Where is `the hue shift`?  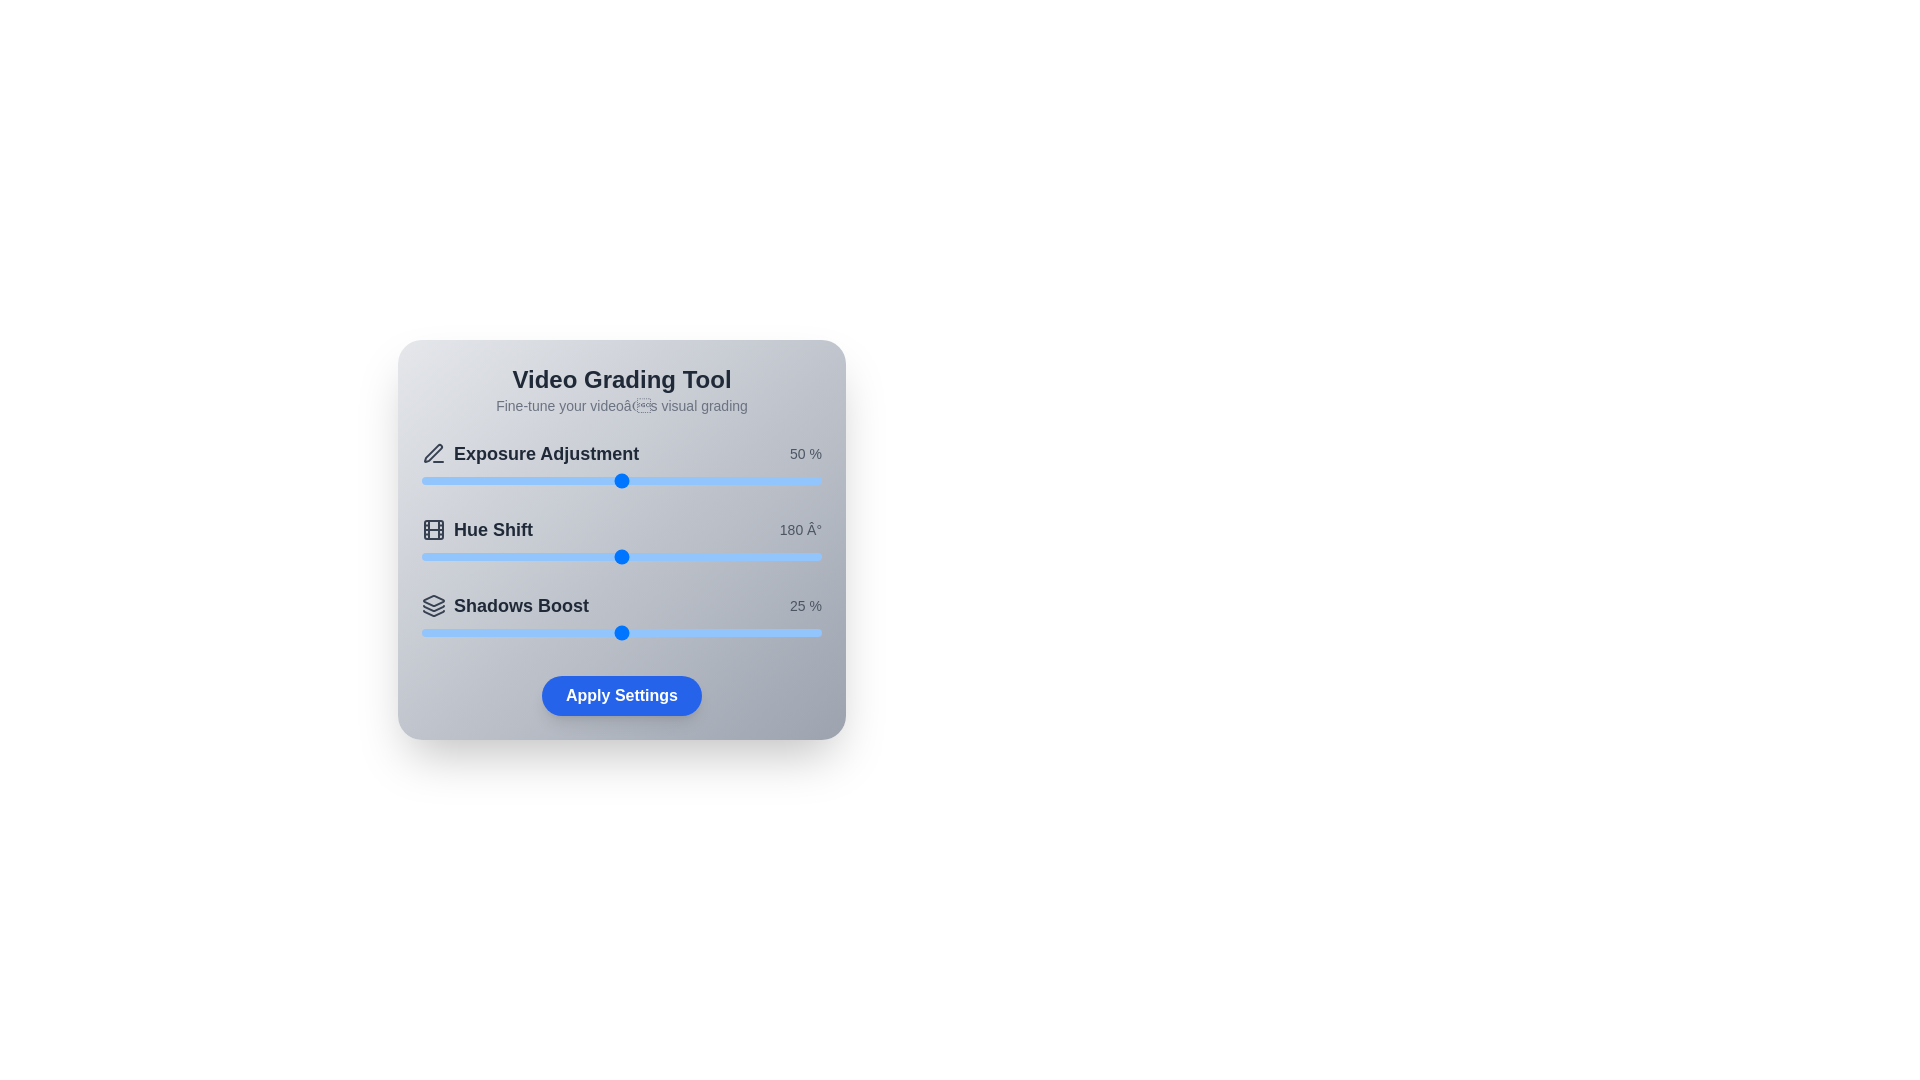
the hue shift is located at coordinates (655, 556).